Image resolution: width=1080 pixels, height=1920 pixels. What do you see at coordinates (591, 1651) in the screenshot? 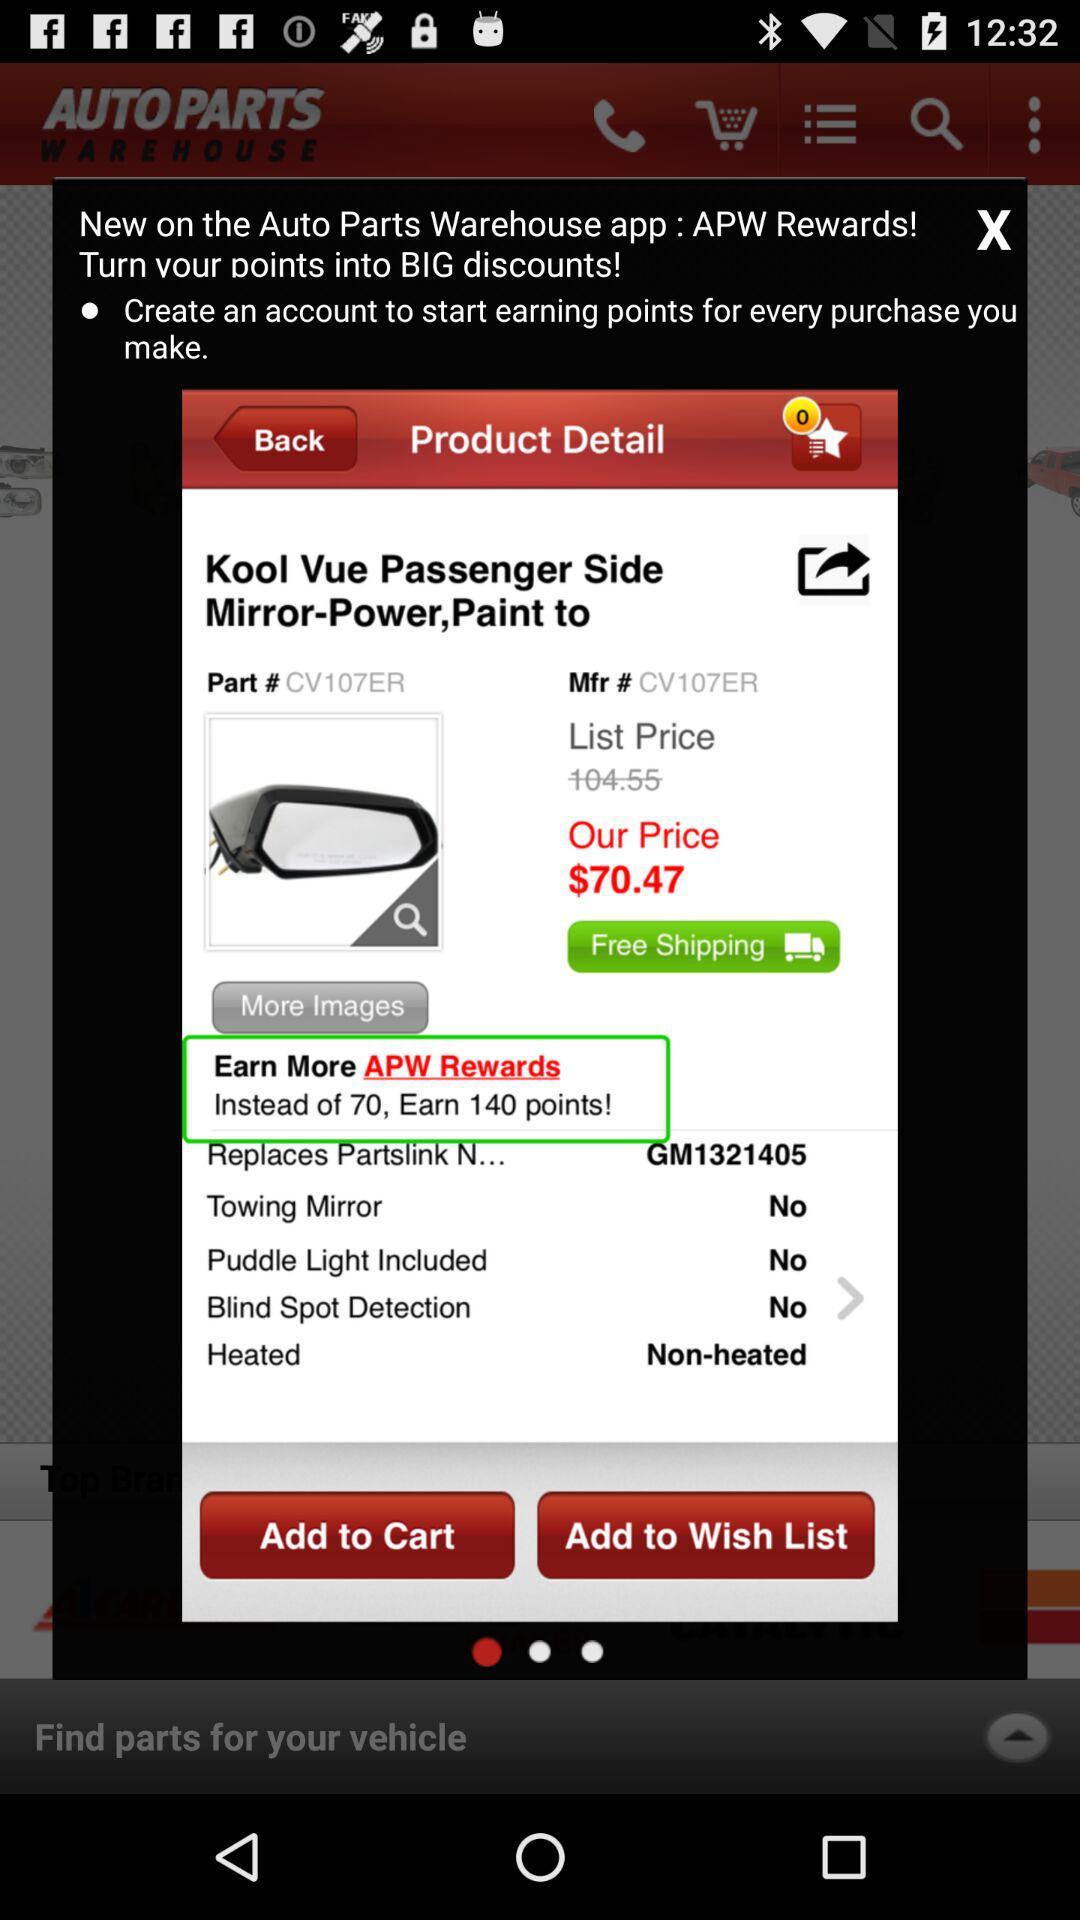
I see `third picture` at bounding box center [591, 1651].